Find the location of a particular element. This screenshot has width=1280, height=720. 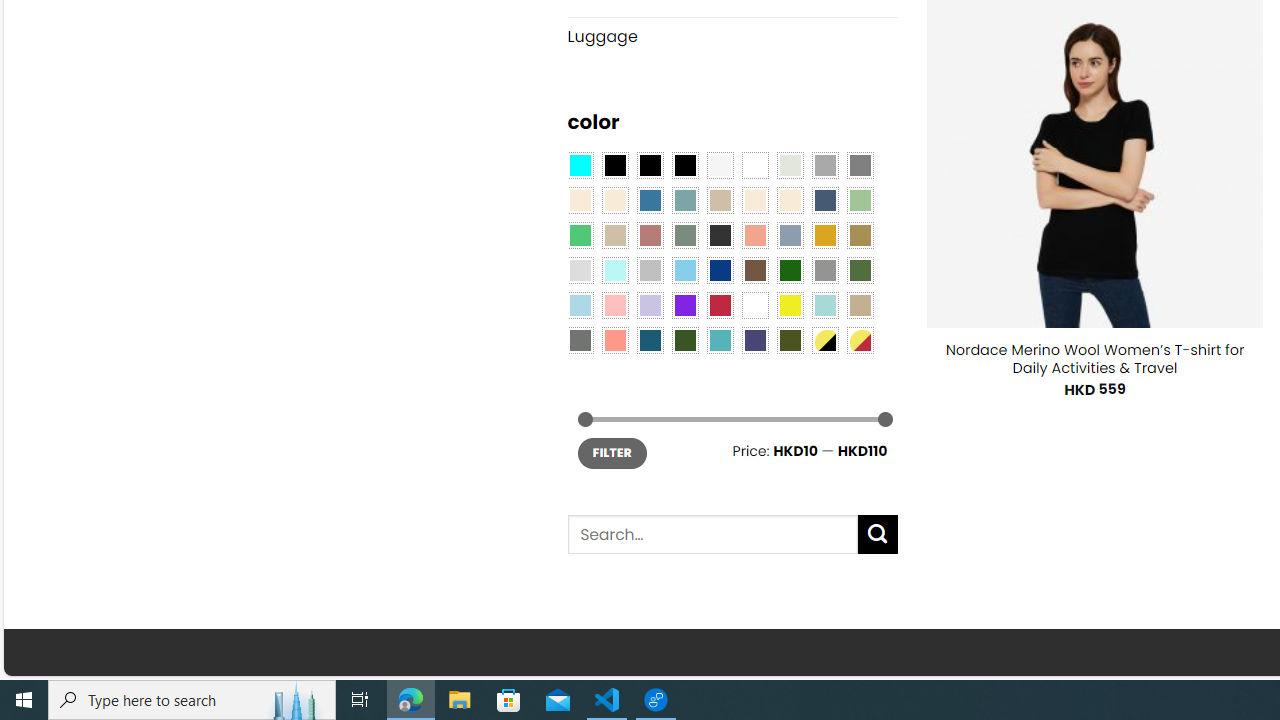

'Light Gray' is located at coordinates (578, 270).